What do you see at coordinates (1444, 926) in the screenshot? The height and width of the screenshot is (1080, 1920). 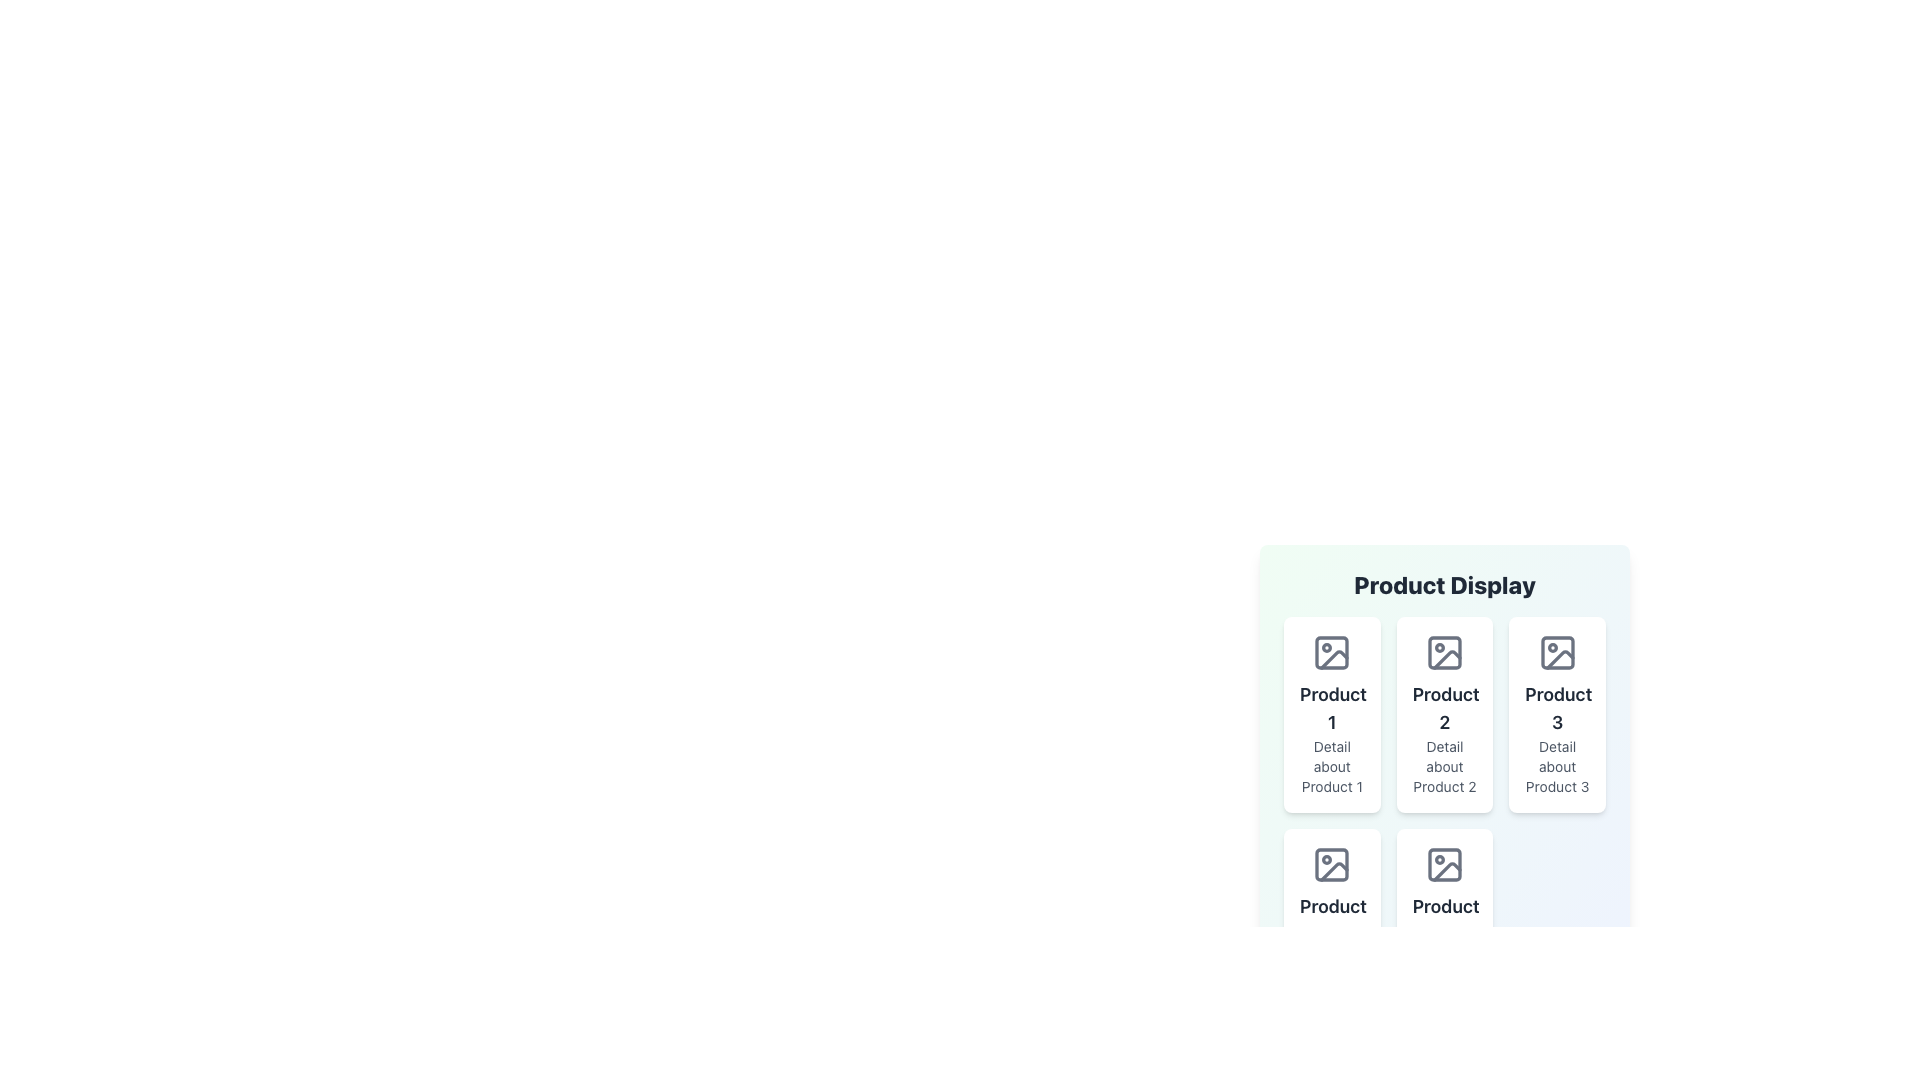 I see `the sub-elements of the Informational card for 'Product 5', which is located in the bottom-right corner of the grid layout` at bounding box center [1444, 926].